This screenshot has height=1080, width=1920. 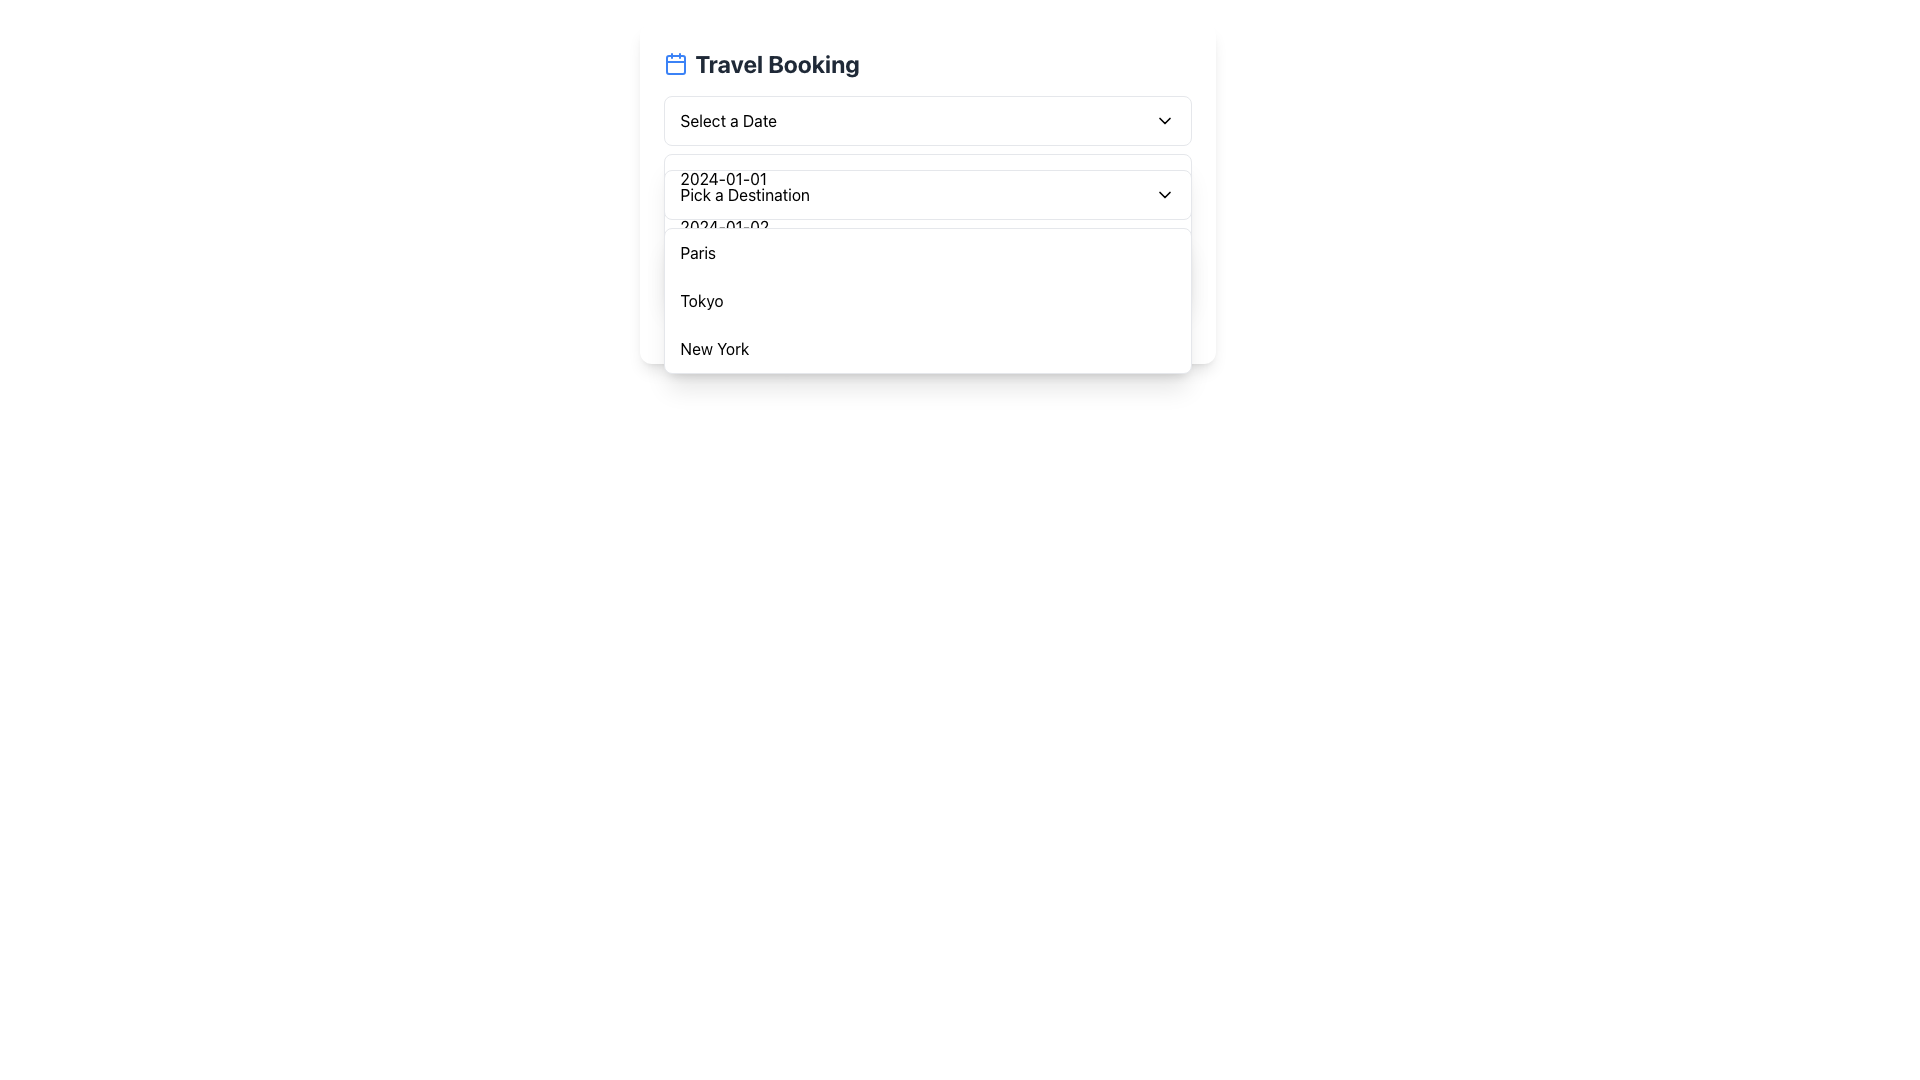 What do you see at coordinates (926, 120) in the screenshot?
I see `the dropdown menu labeled 'Select a Date'` at bounding box center [926, 120].